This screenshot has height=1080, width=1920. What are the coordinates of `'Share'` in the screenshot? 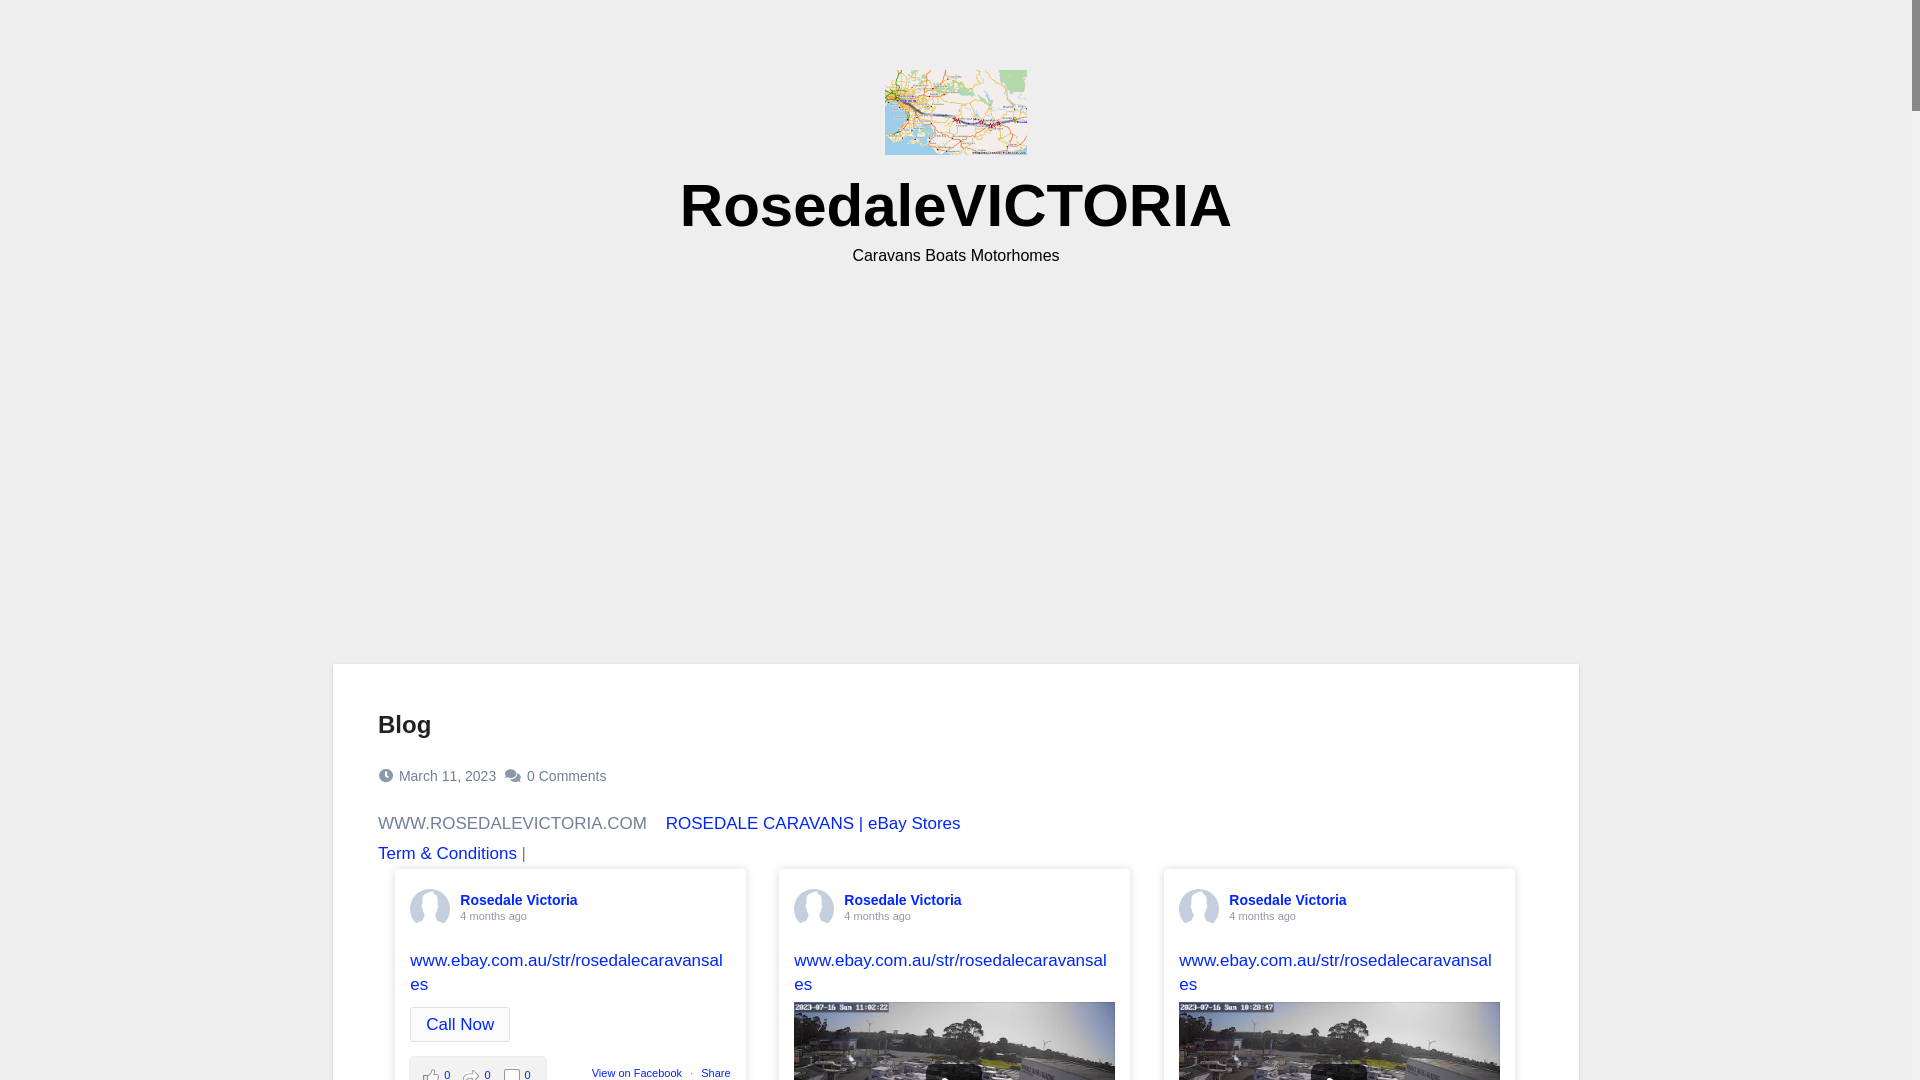 It's located at (715, 1071).